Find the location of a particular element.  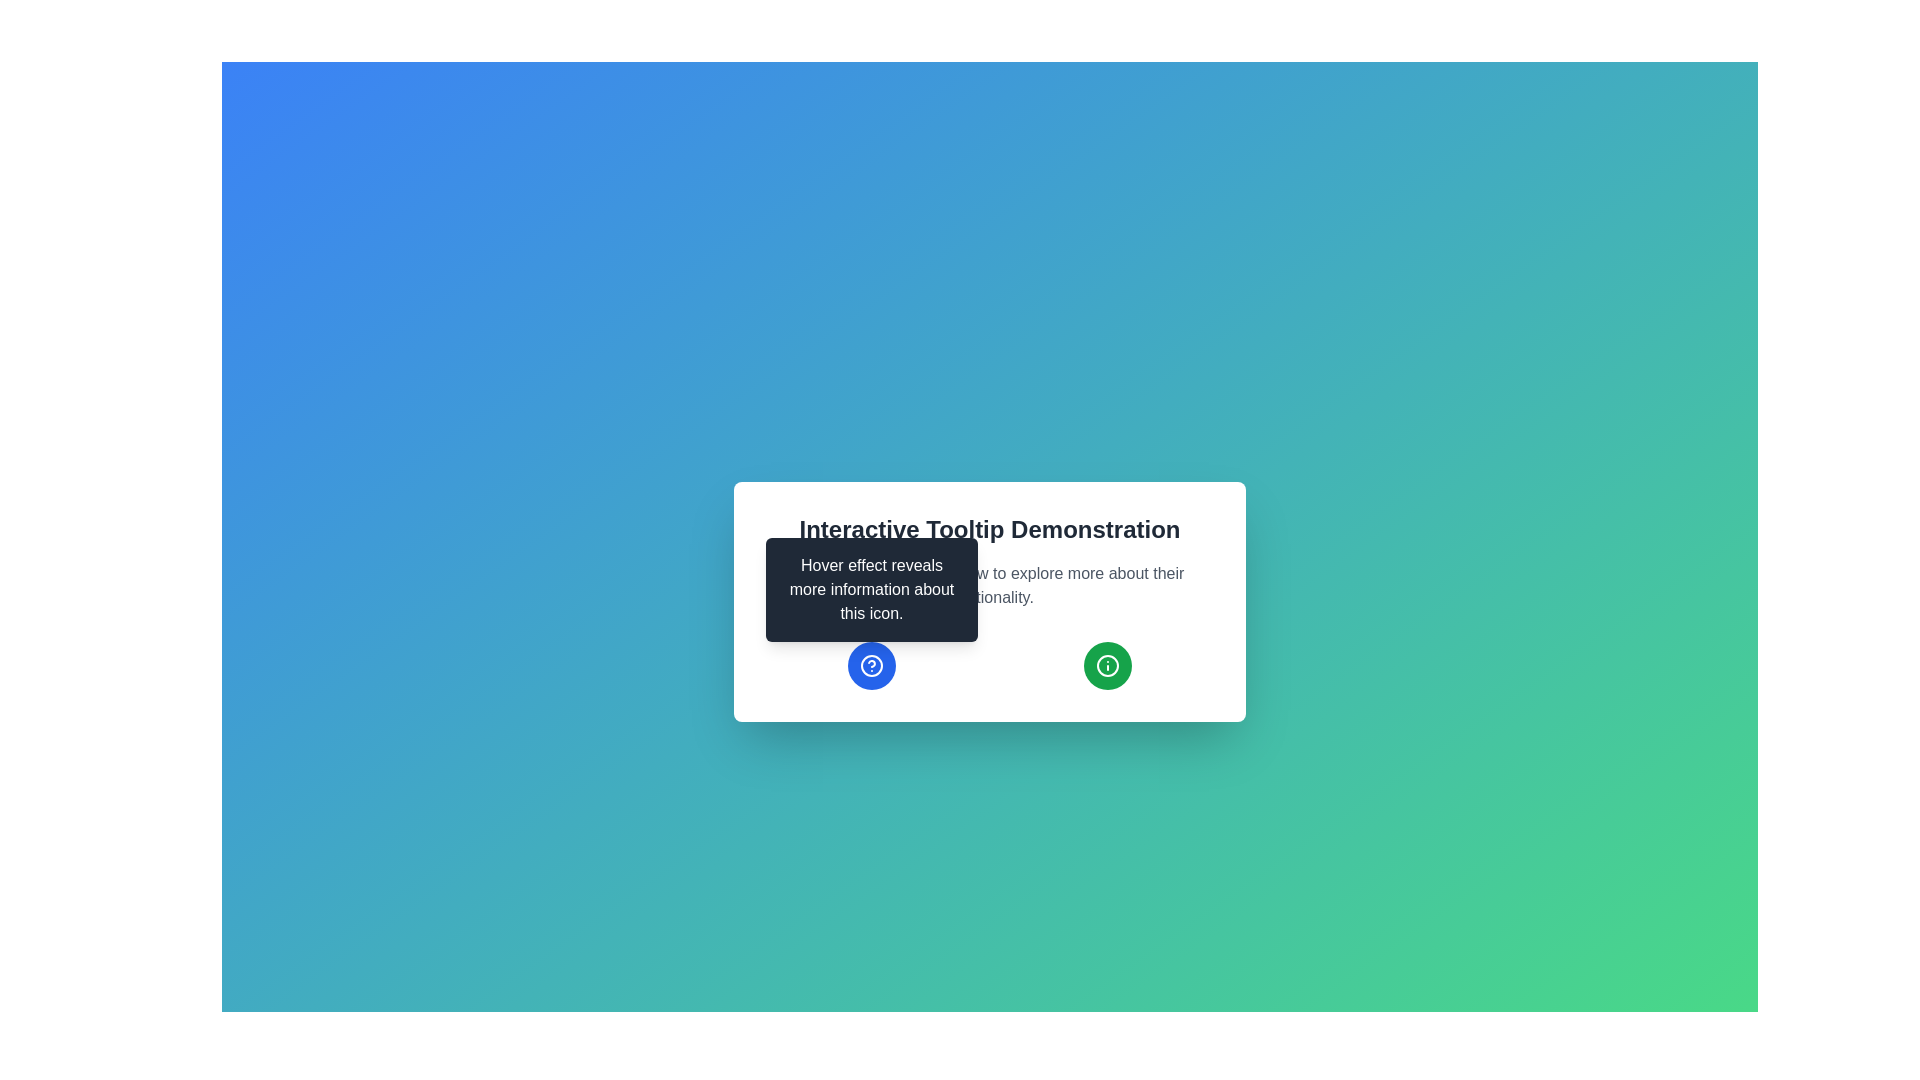

the round button with an icon located on the right side of the modal interface, which is the second button in the grid layout is located at coordinates (1107, 666).